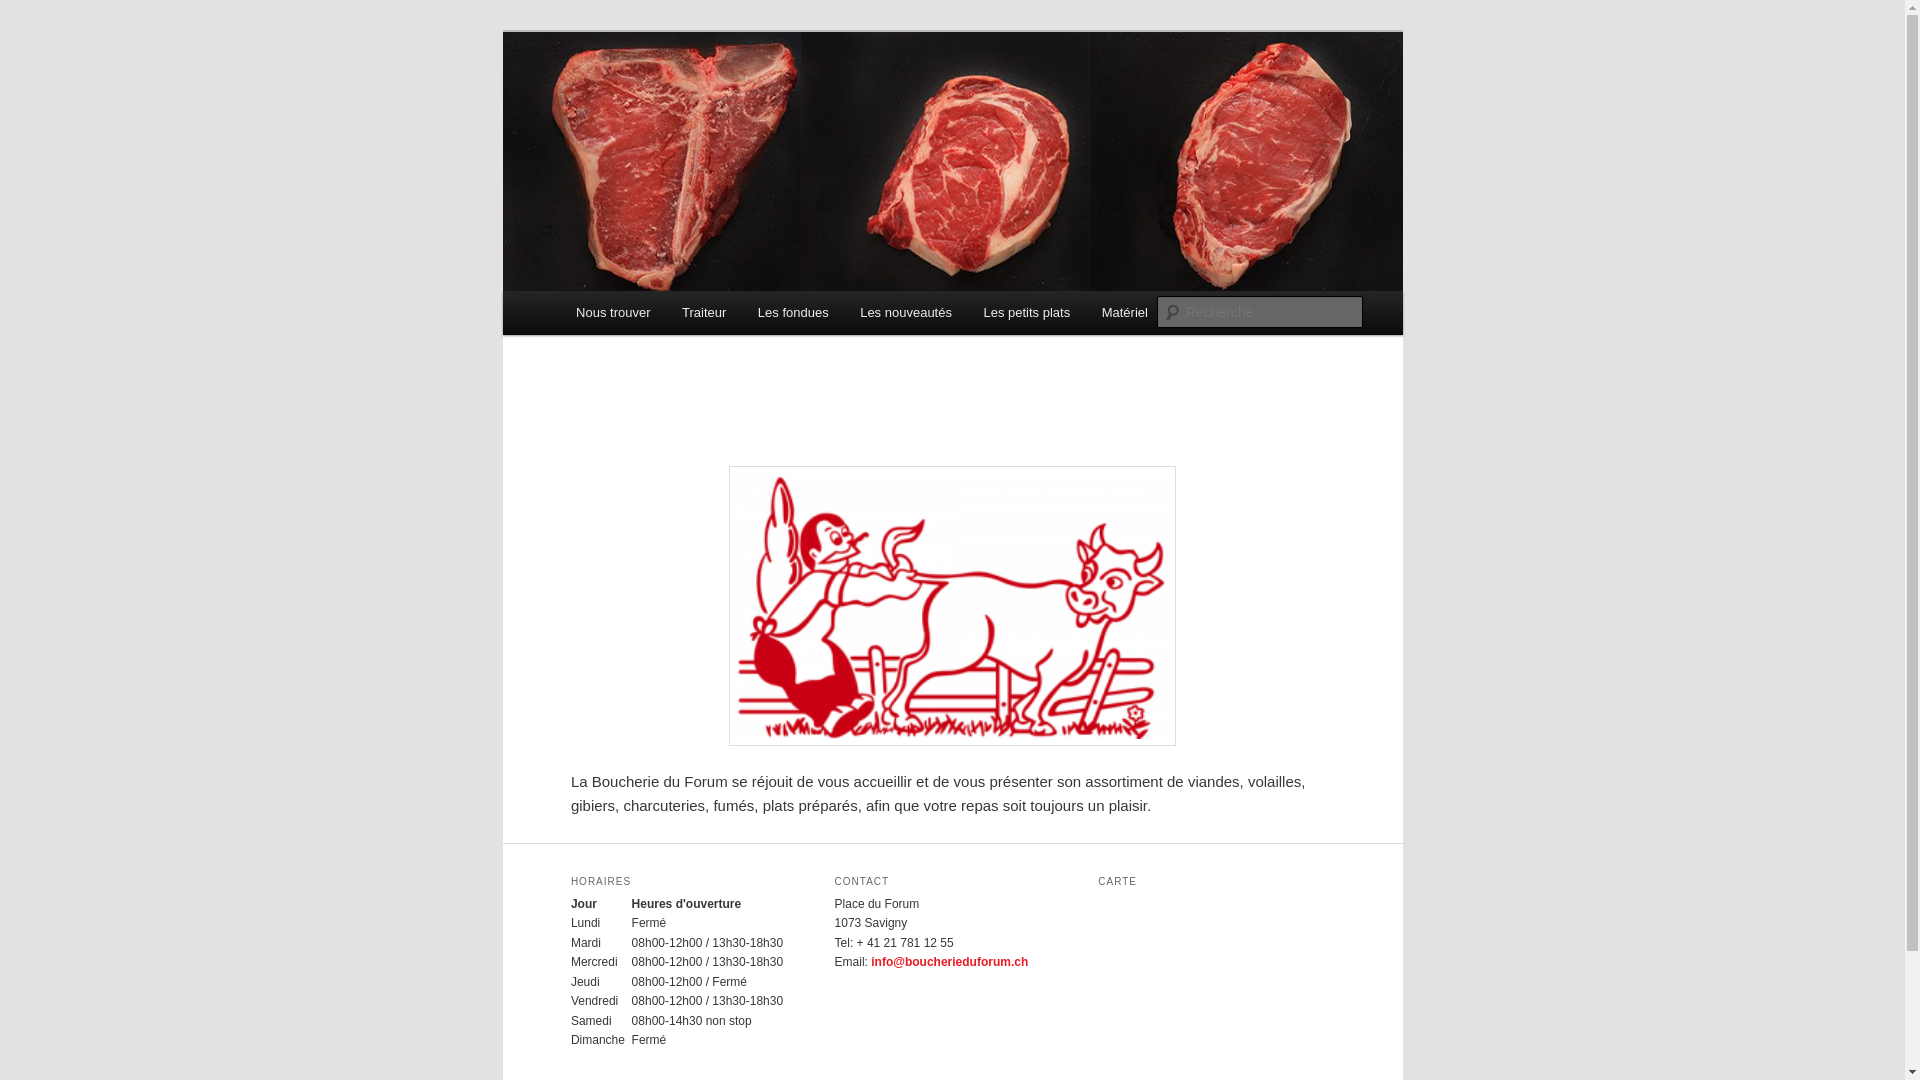 Image resolution: width=1920 pixels, height=1080 pixels. Describe the element at coordinates (791, 312) in the screenshot. I see `'Les fondues'` at that location.